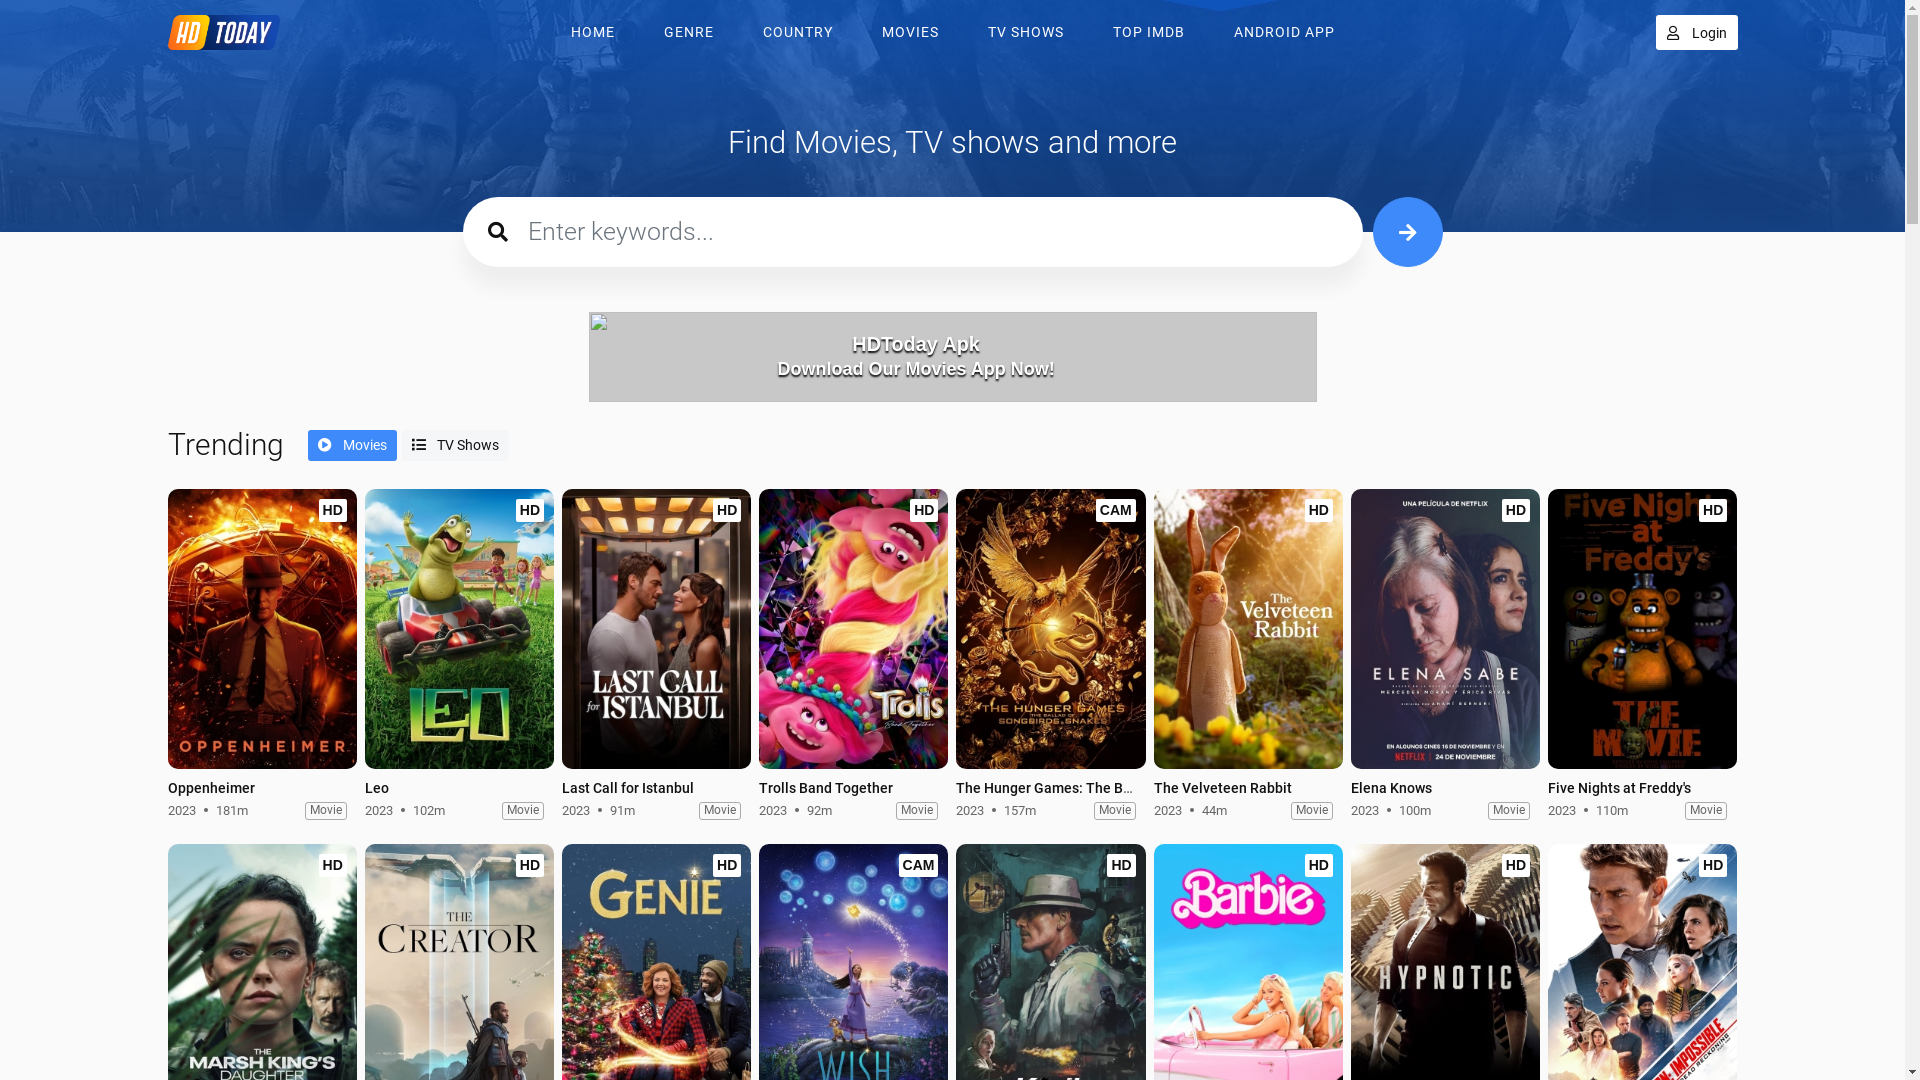  What do you see at coordinates (229, 32) in the screenshot?
I see `'HDToday'` at bounding box center [229, 32].